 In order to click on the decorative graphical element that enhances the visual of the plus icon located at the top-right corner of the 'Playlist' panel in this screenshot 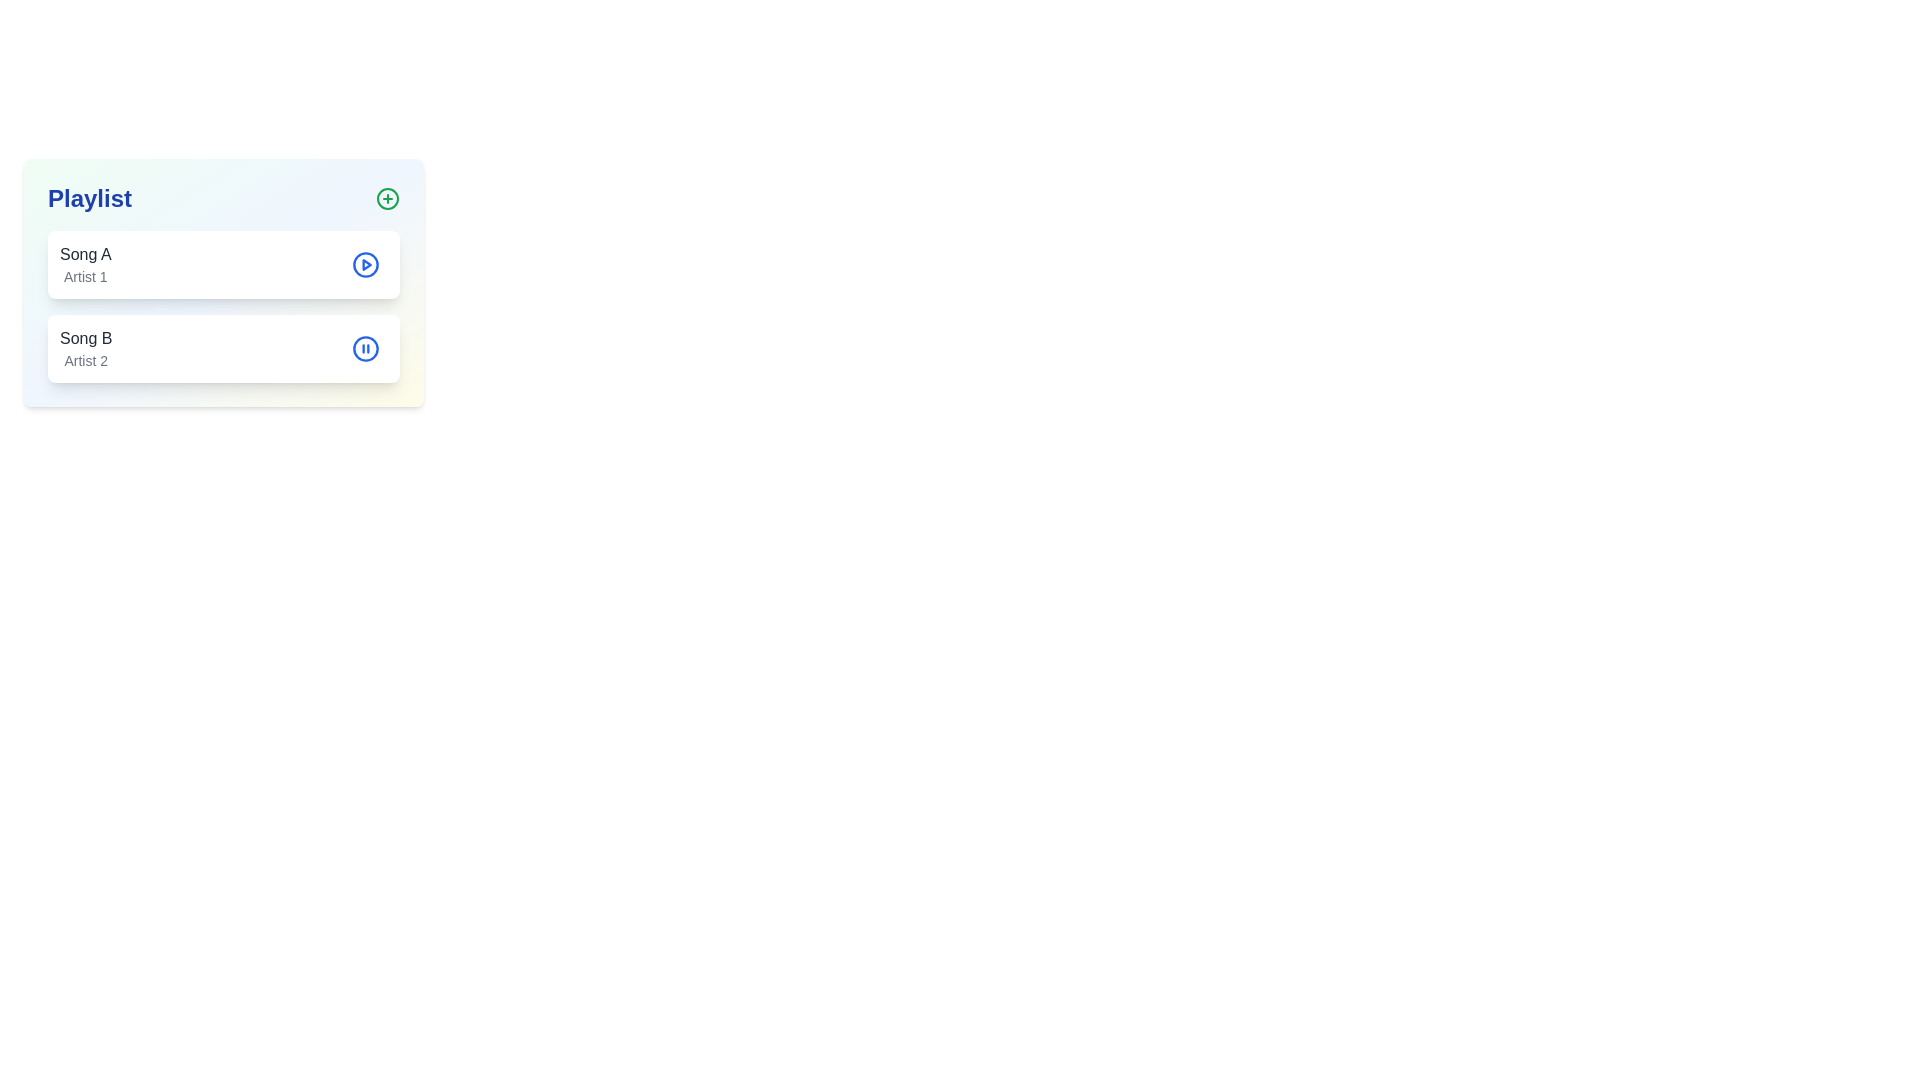, I will do `click(388, 199)`.